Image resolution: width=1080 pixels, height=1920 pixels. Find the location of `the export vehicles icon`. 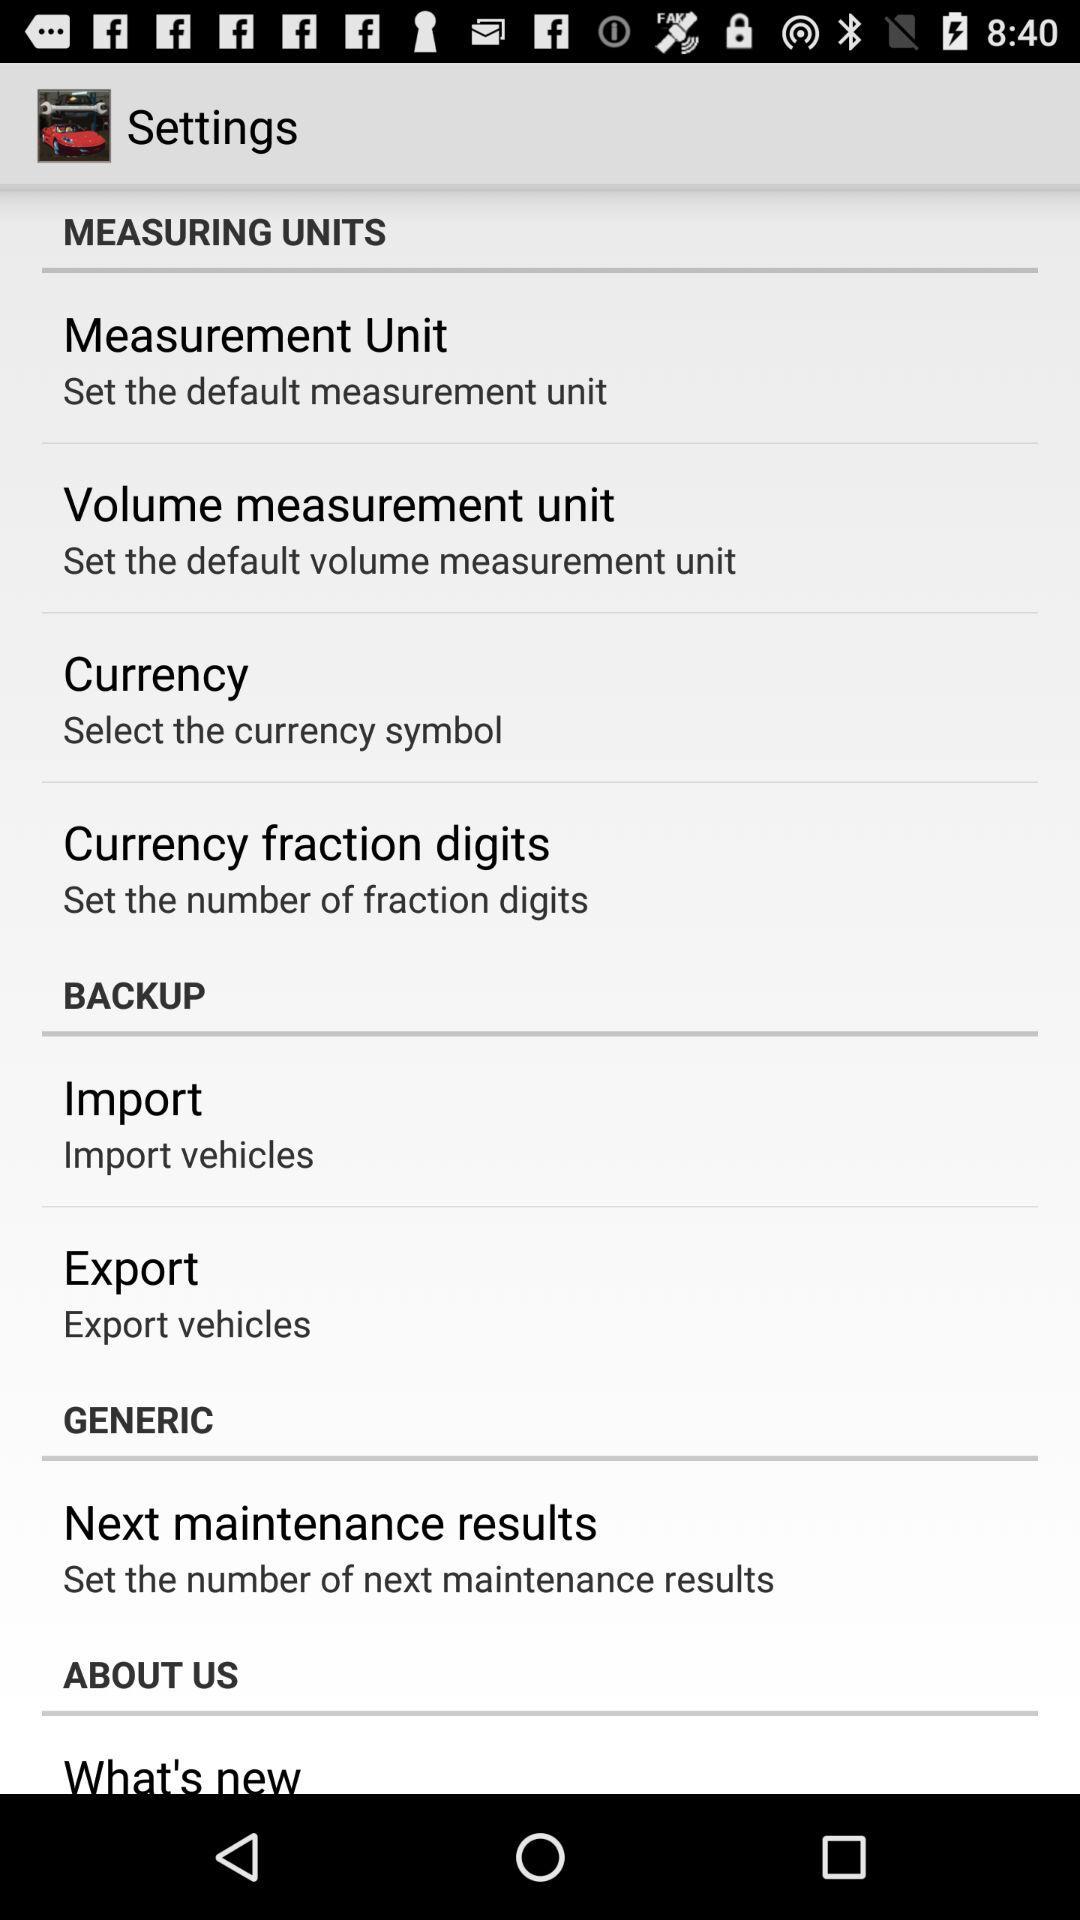

the export vehicles icon is located at coordinates (187, 1323).